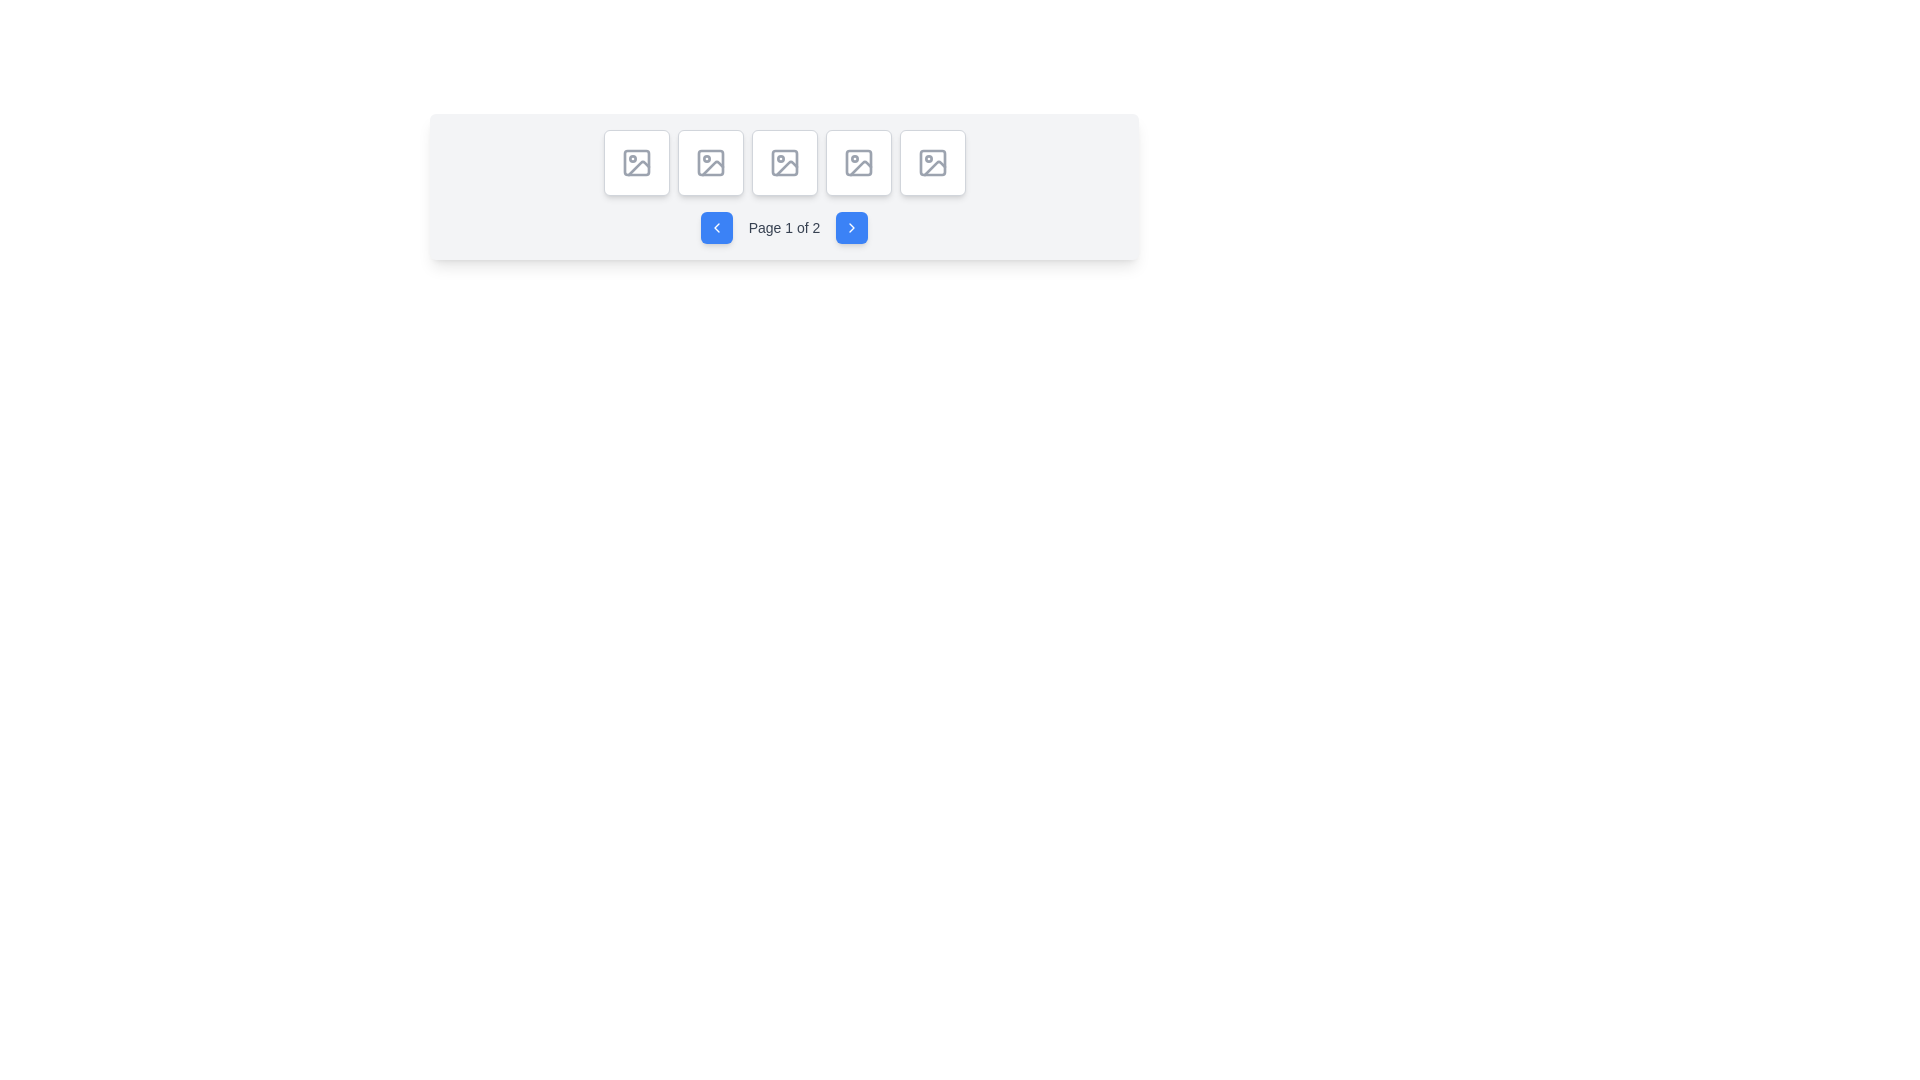 The image size is (1920, 1080). What do you see at coordinates (783, 226) in the screenshot?
I see `the textual indicator displaying 'Page 1 of 2' in gray color, located centrally in the navigation control bar` at bounding box center [783, 226].